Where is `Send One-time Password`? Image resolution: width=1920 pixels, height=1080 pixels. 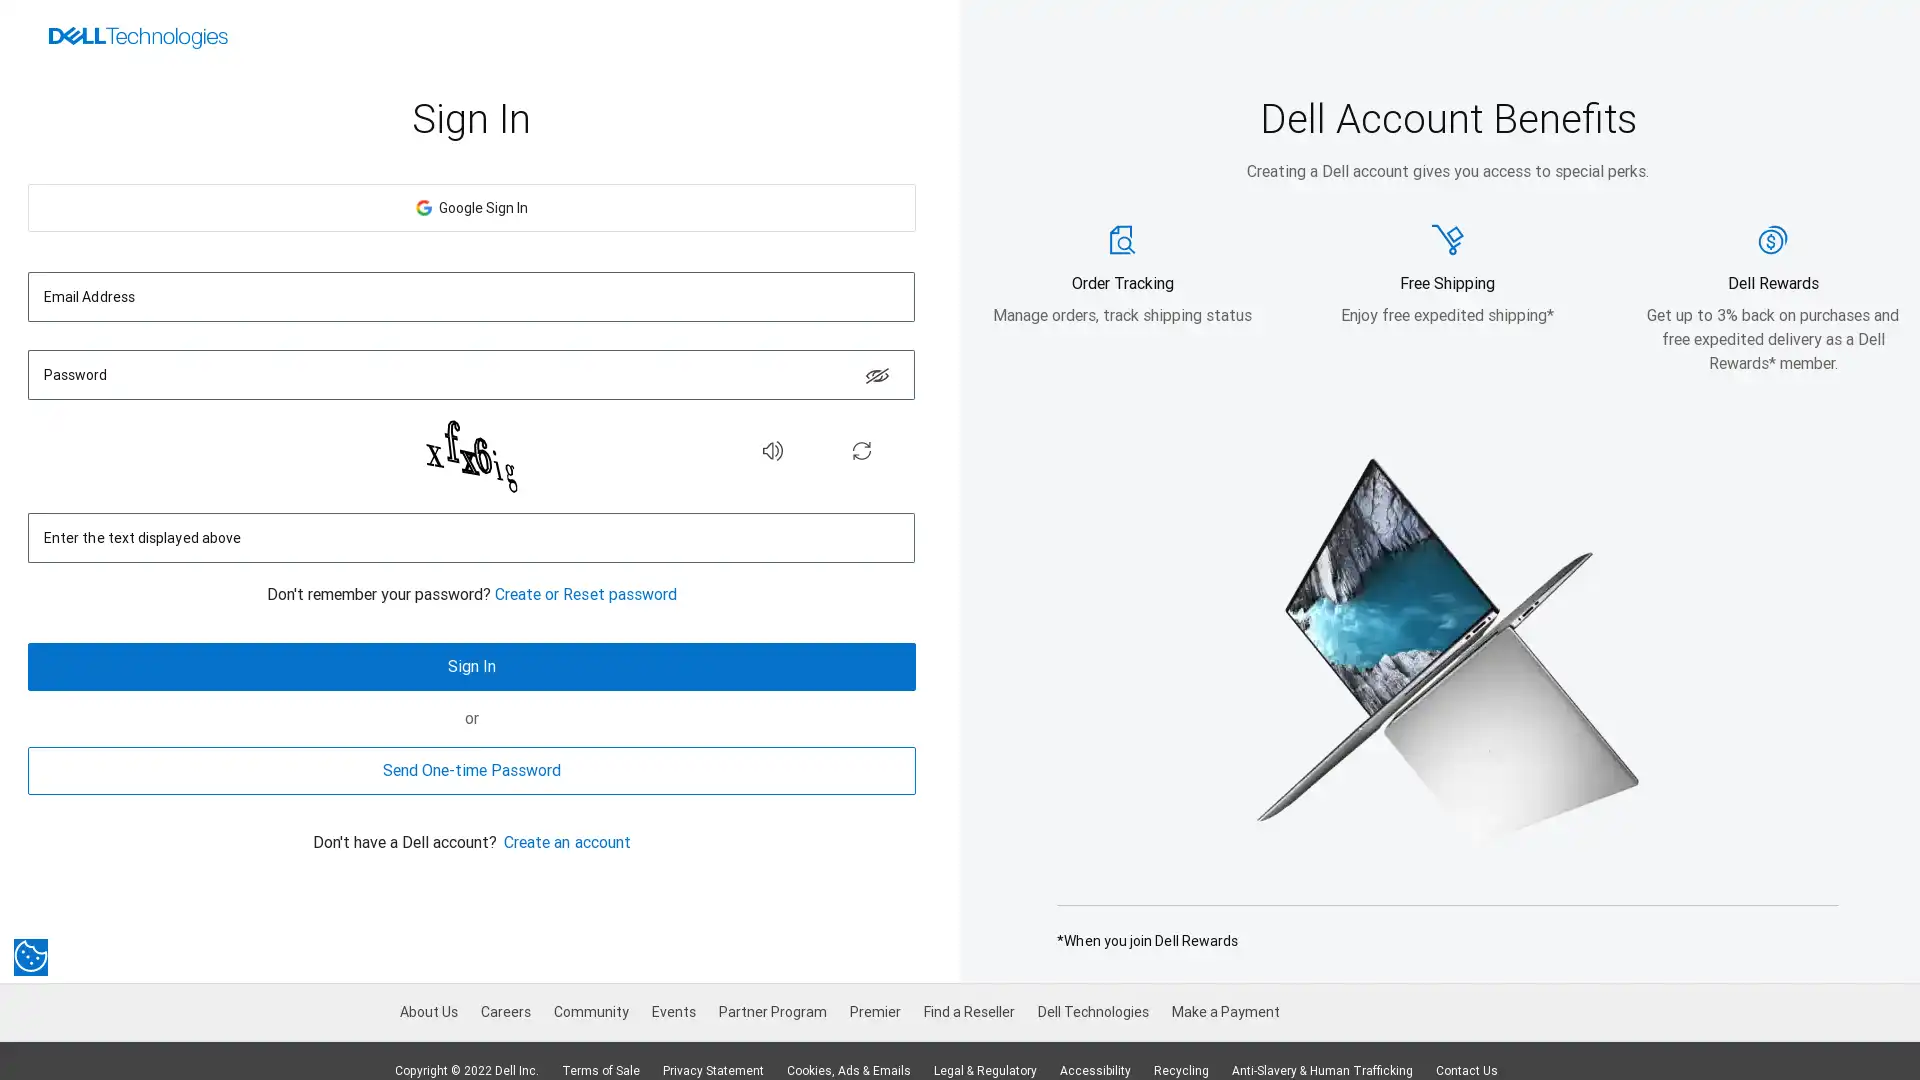 Send One-time Password is located at coordinates (470, 770).